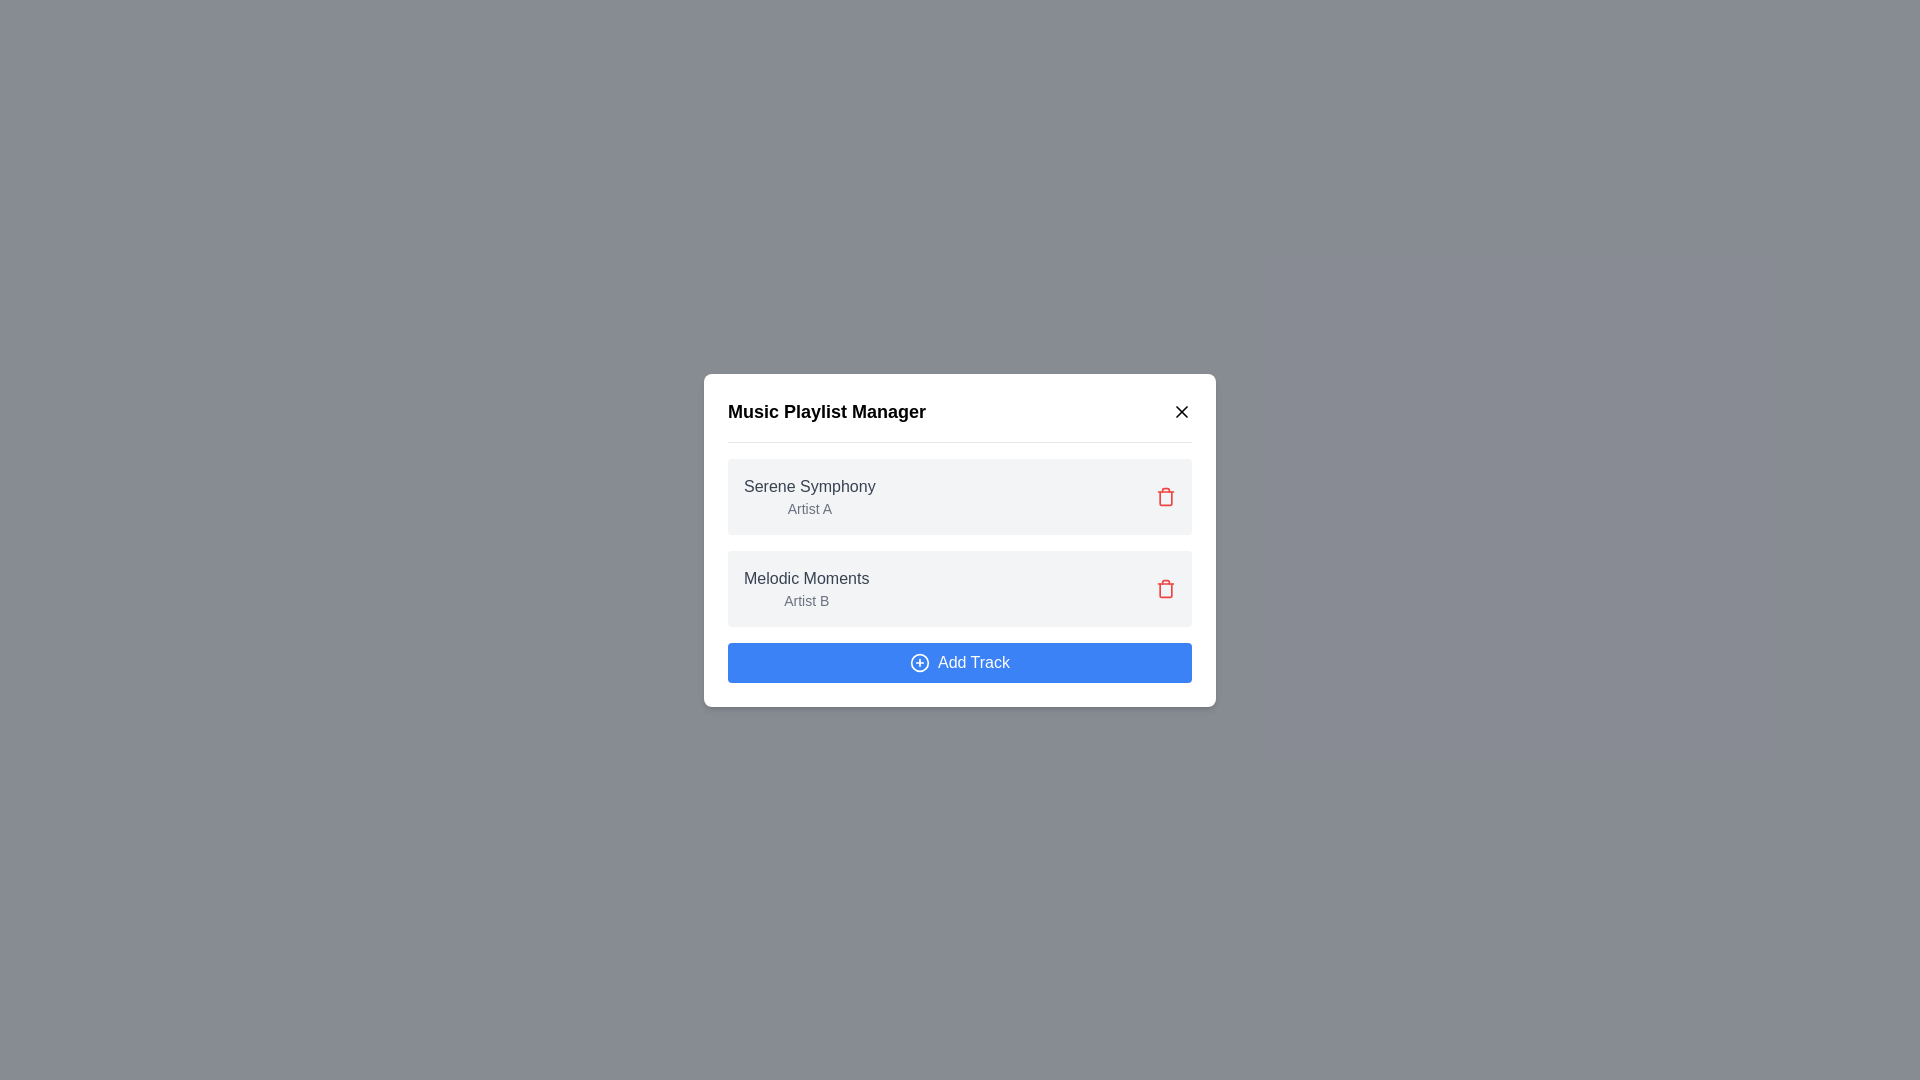 The image size is (1920, 1080). What do you see at coordinates (809, 507) in the screenshot?
I see `the small text element reading 'Artist A' styled in a grayish small font located below the title 'Serene Symphony' in the 'Music Playlist Manager' modal` at bounding box center [809, 507].